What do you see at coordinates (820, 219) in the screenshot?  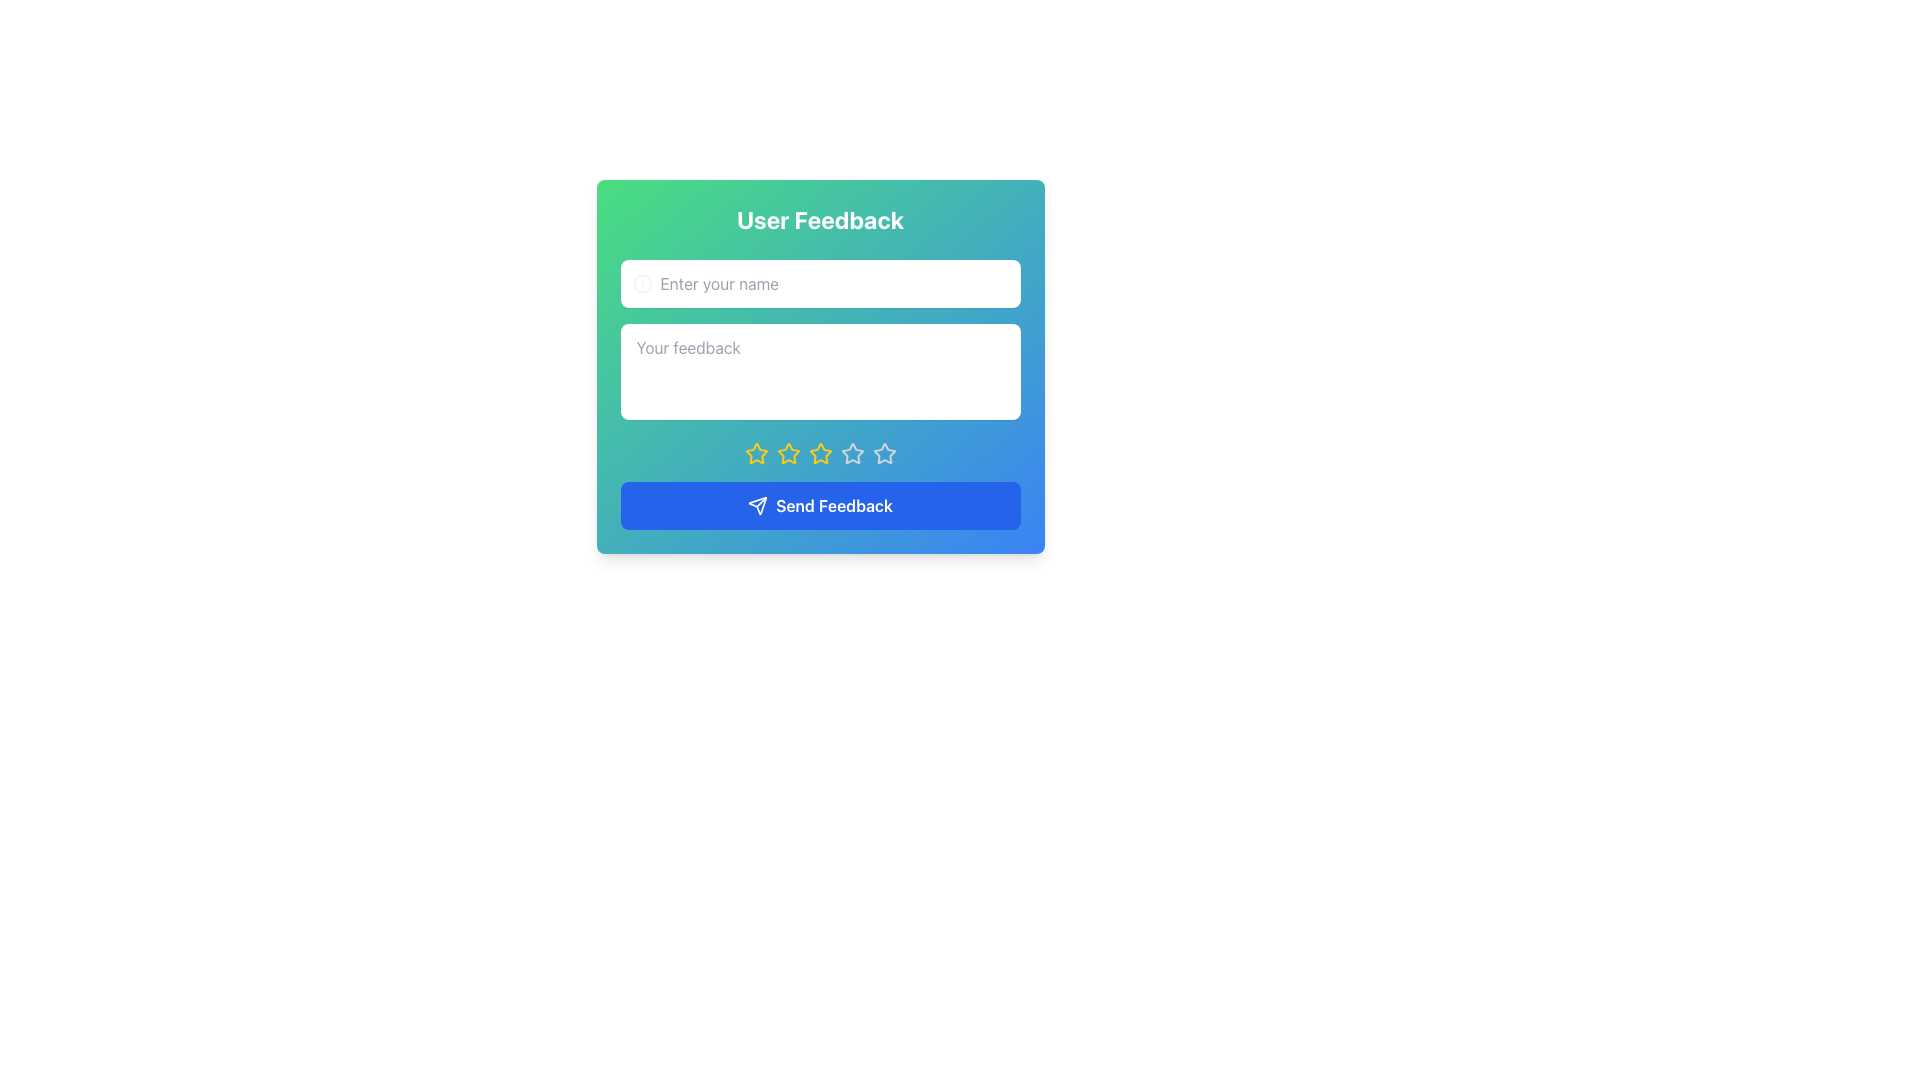 I see `the heading text element at the top of the colorful card that indicates the feedback submission interface` at bounding box center [820, 219].